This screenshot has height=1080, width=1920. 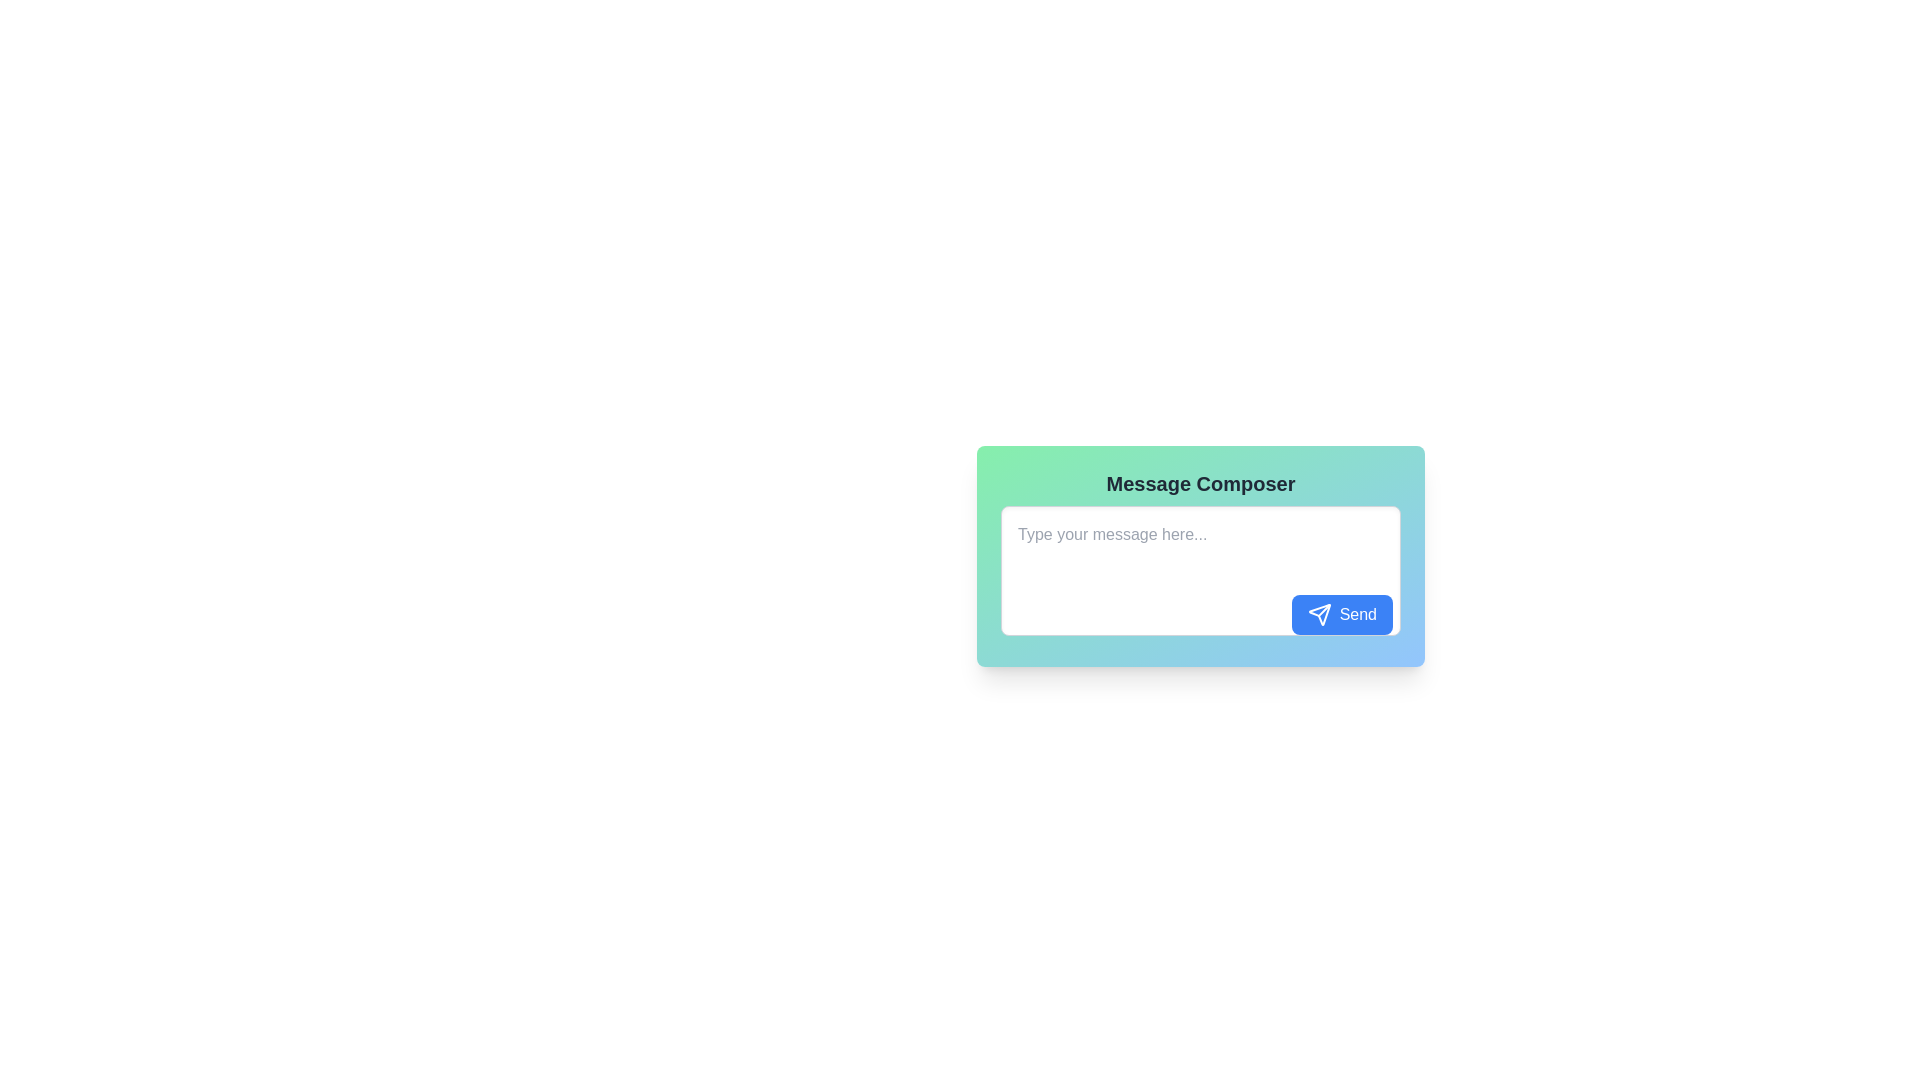 What do you see at coordinates (1319, 613) in the screenshot?
I see `the 'Send' icon located on the right side of the 'Send' button at the bottom-right of the message composer pane` at bounding box center [1319, 613].